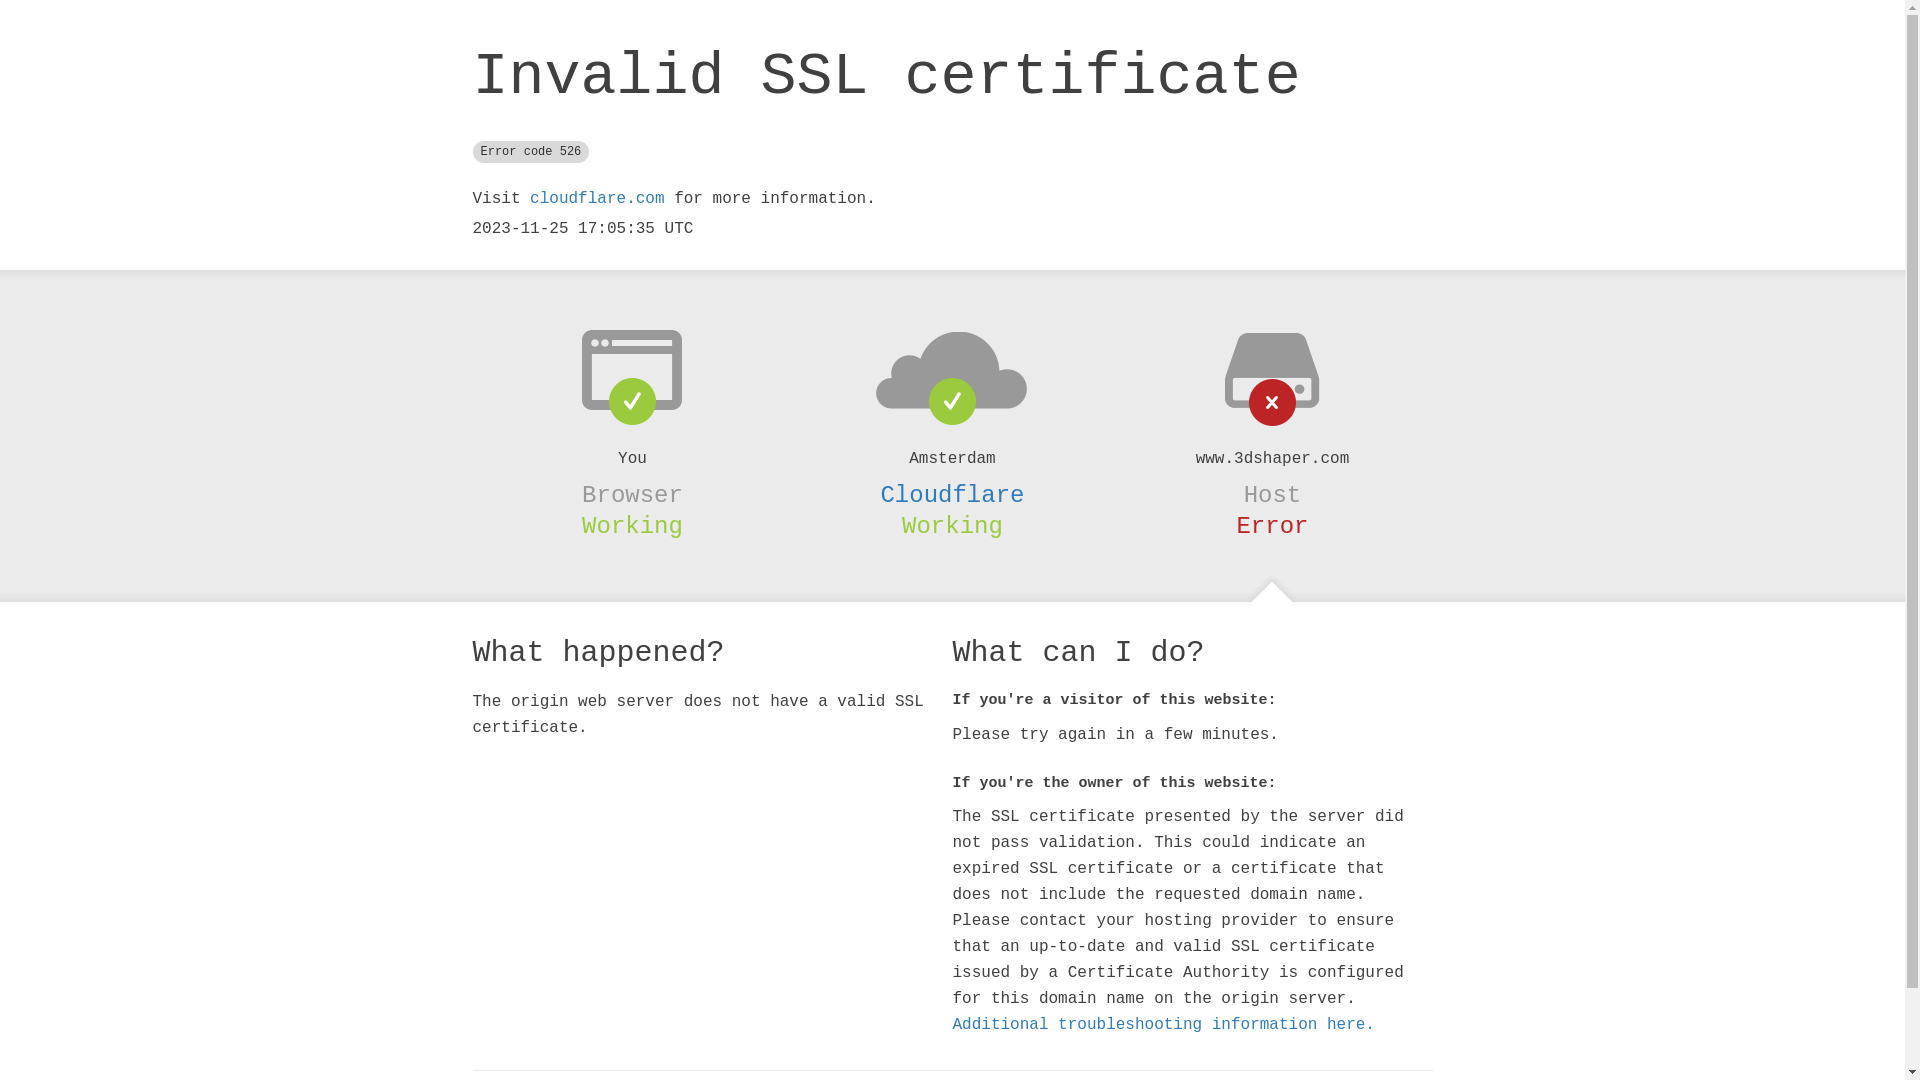 The image size is (1920, 1080). I want to click on 'Cloudflare', so click(950, 495).